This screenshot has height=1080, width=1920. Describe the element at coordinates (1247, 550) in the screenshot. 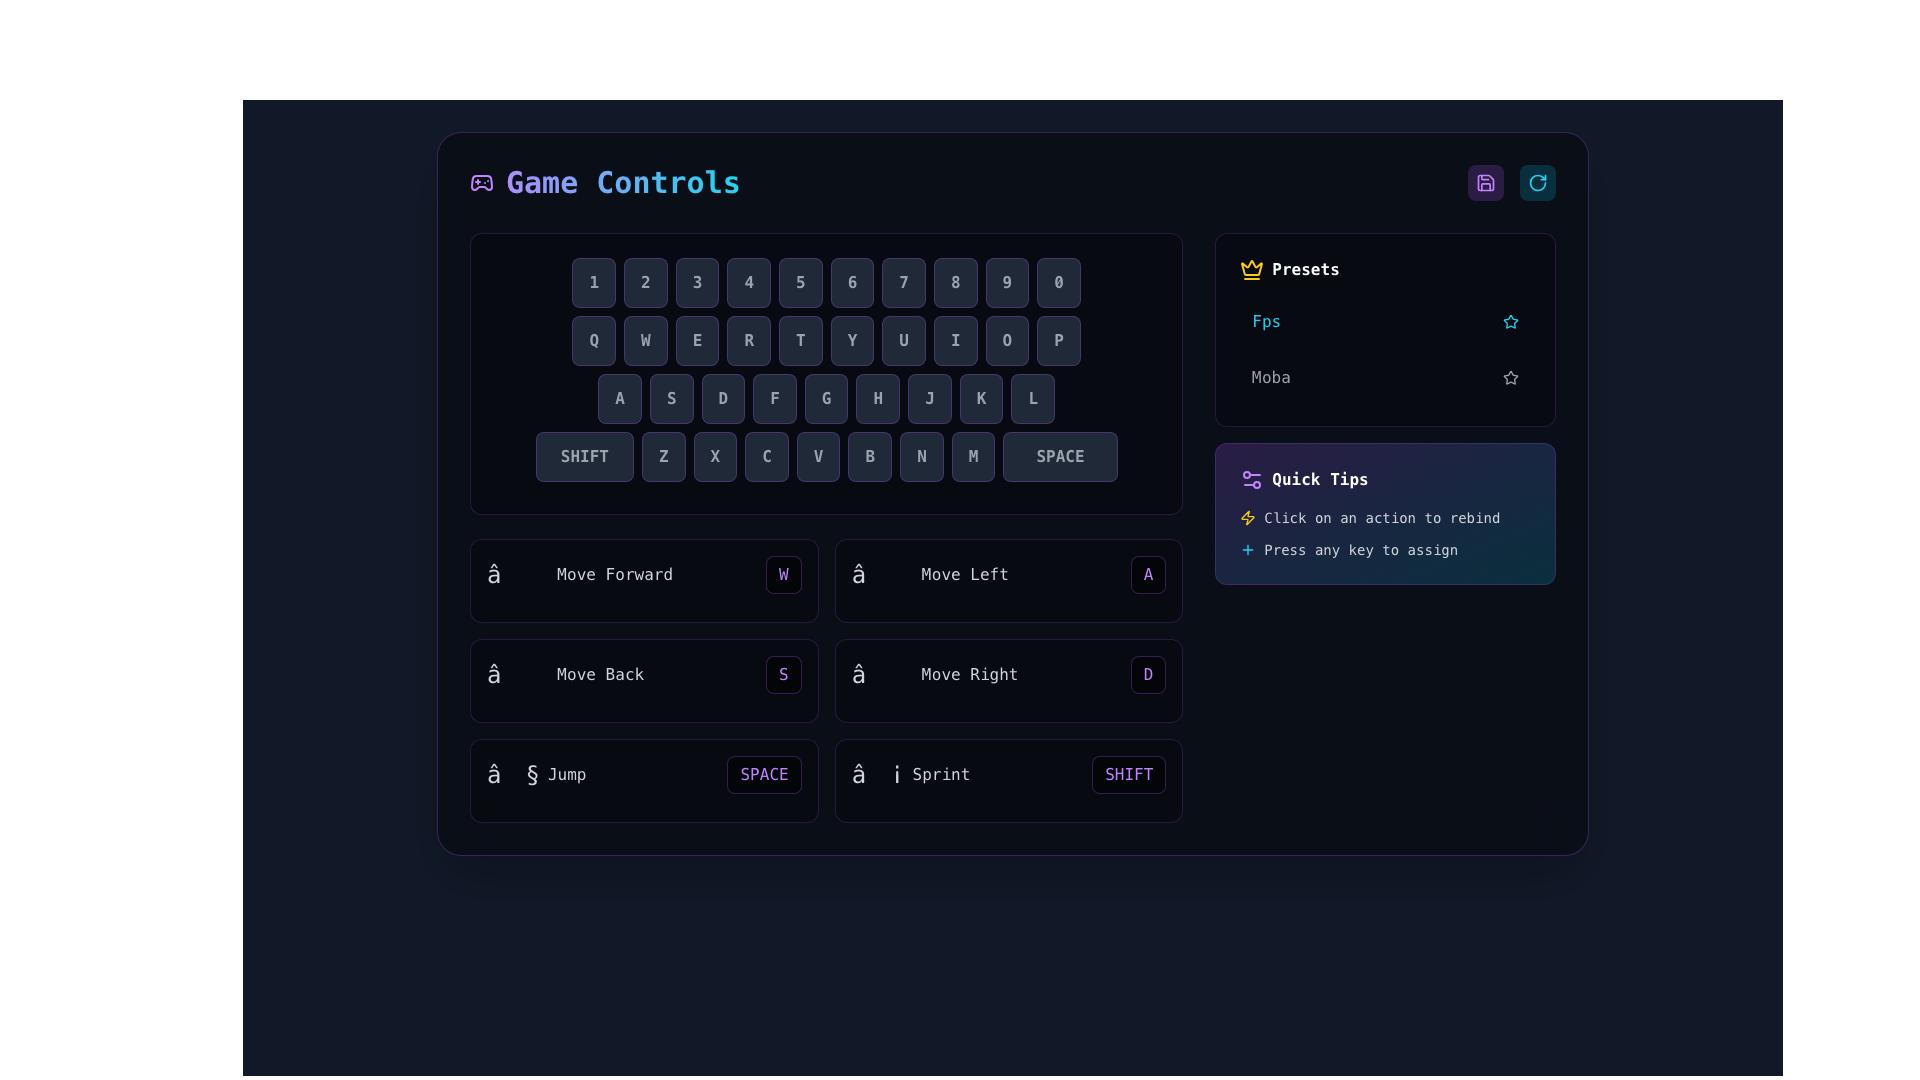

I see `the small cyan plus sign icon located to the left of the text 'Press any key to assign'` at that location.